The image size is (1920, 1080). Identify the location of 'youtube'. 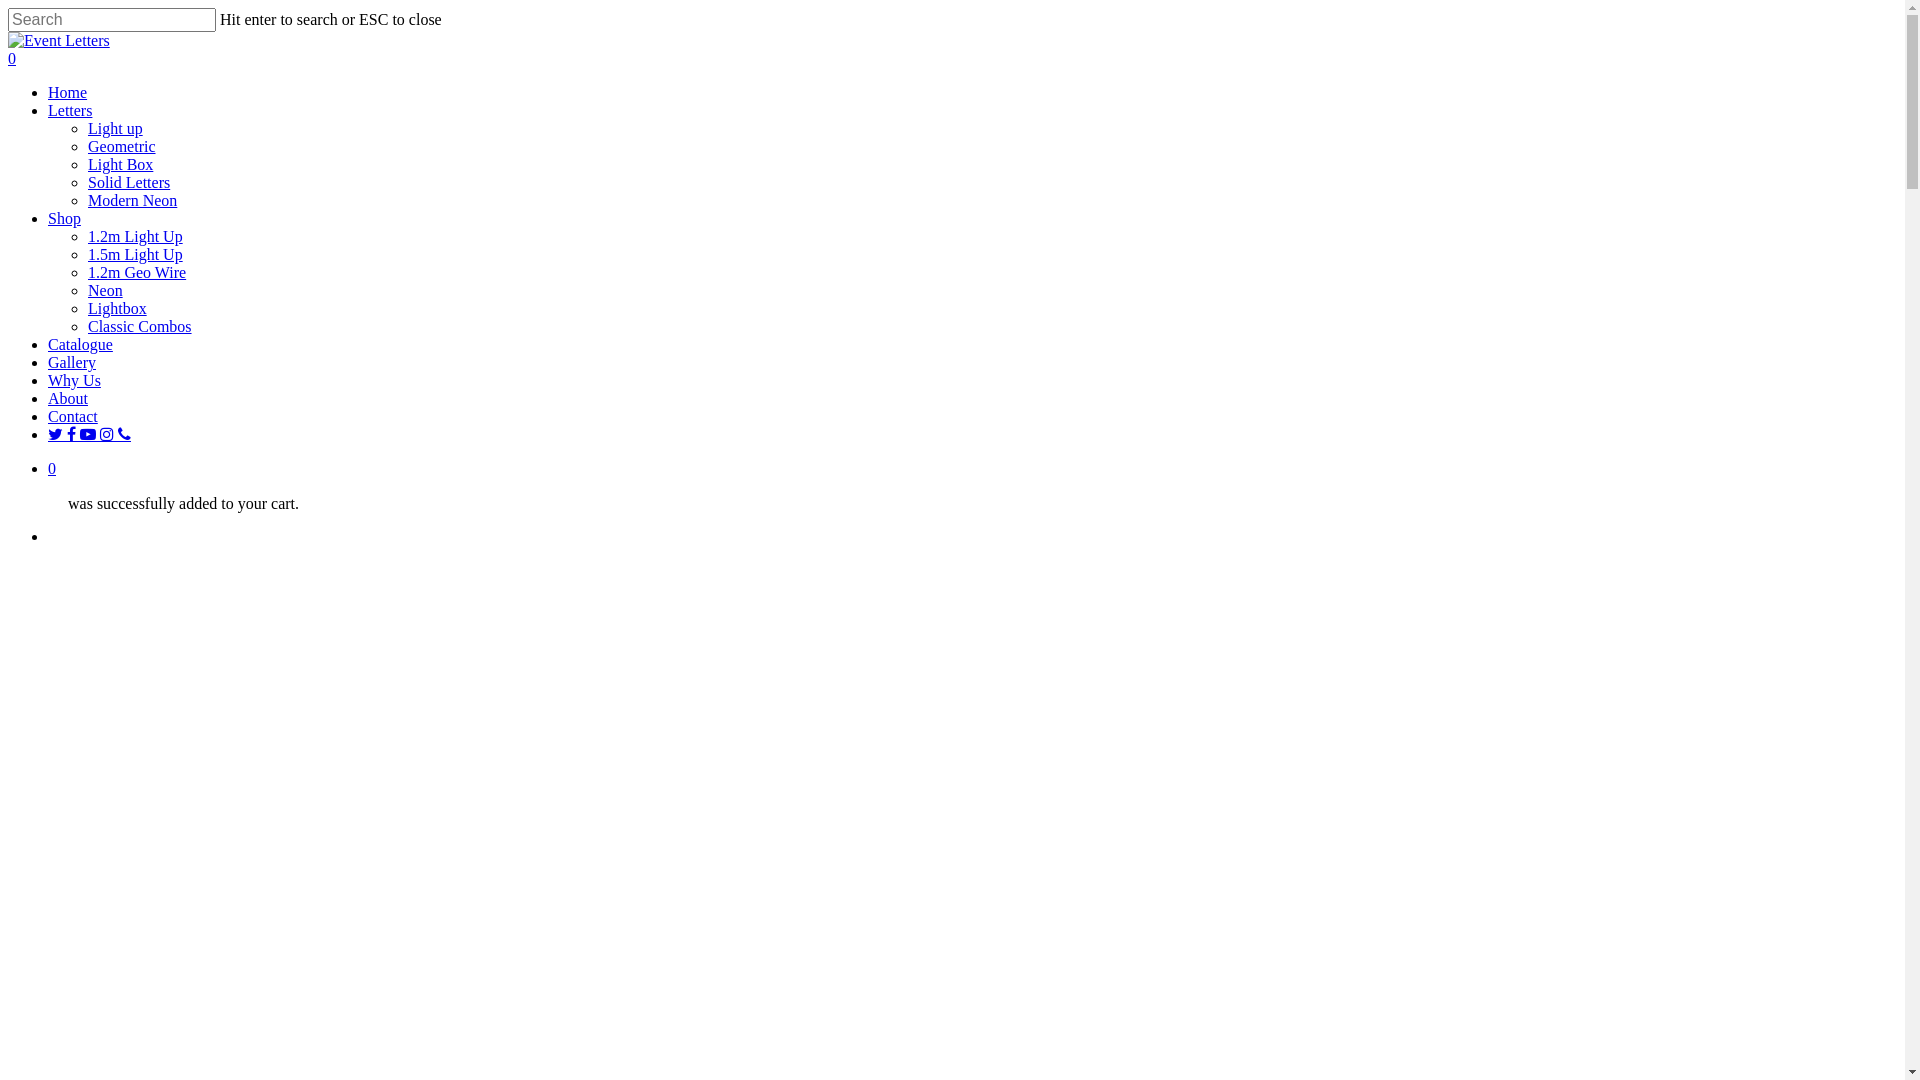
(89, 433).